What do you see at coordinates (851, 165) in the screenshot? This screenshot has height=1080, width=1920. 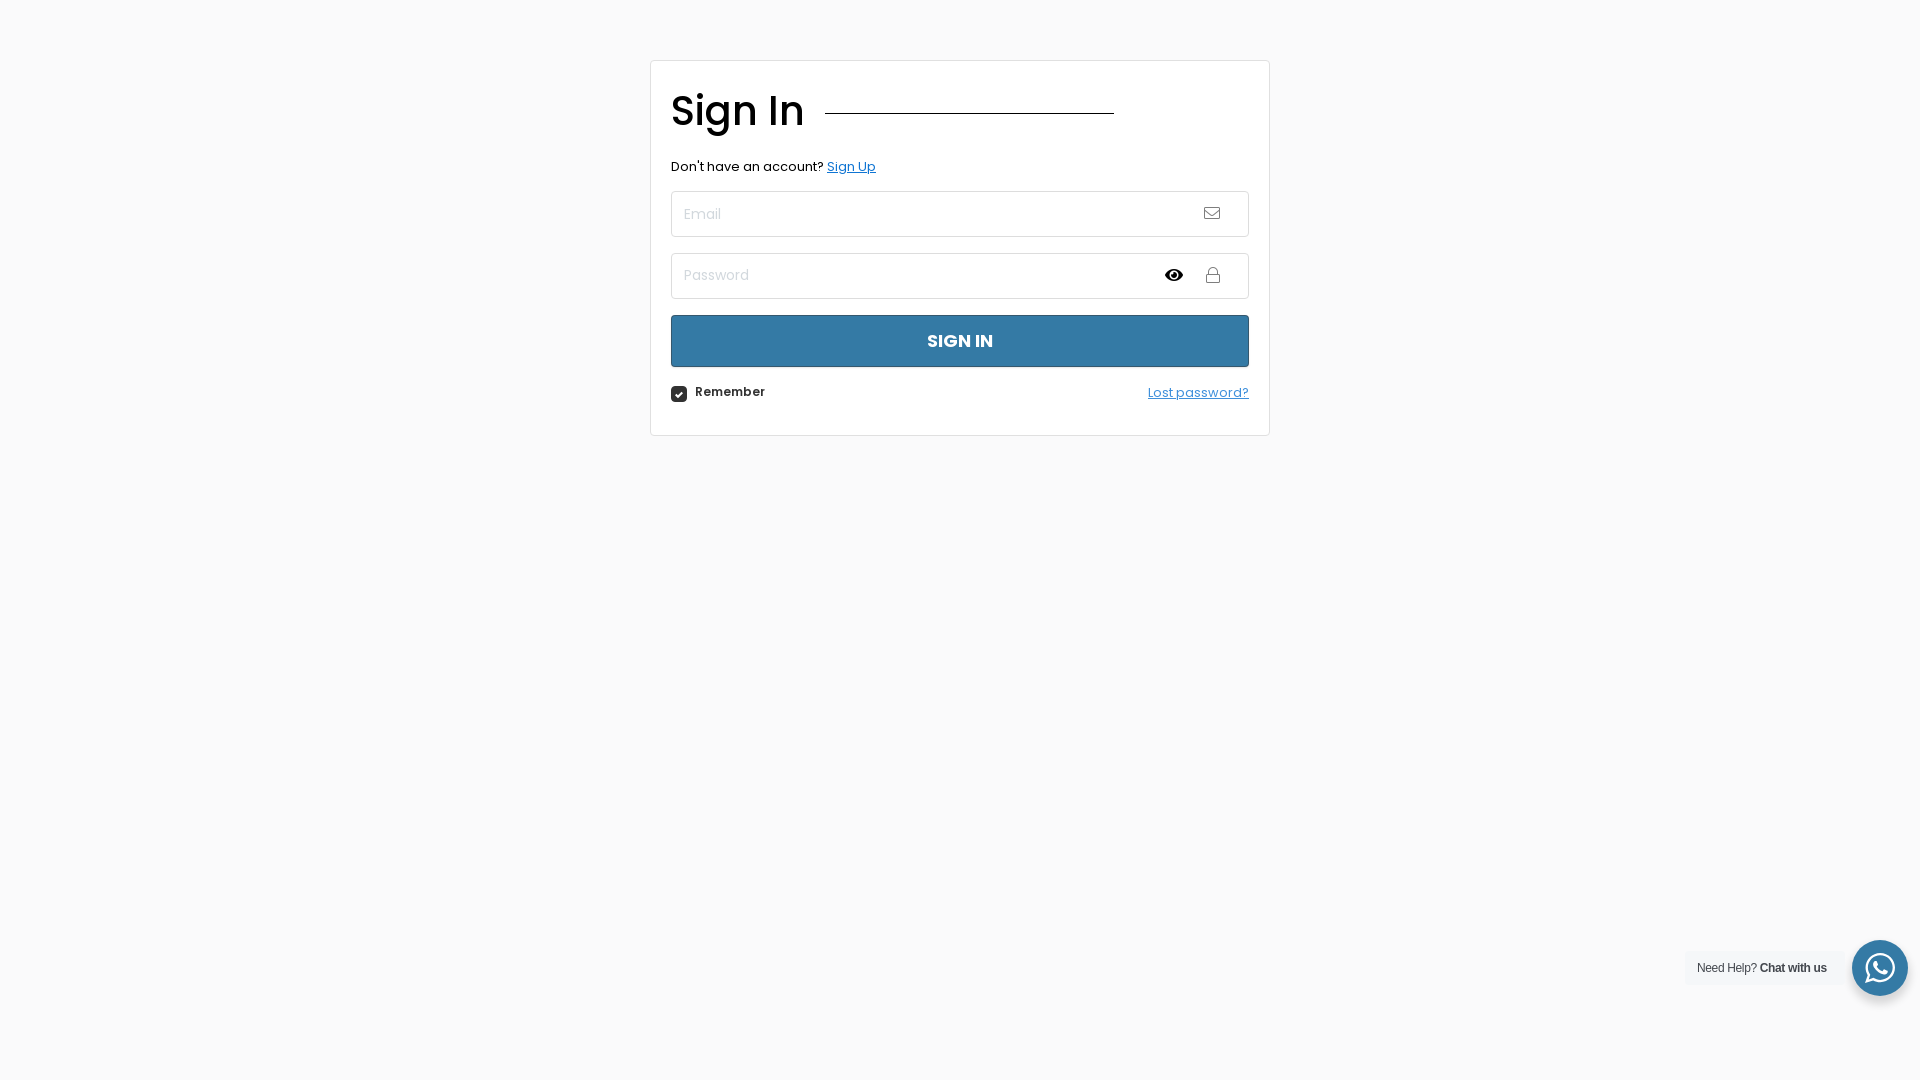 I see `'Sign Up'` at bounding box center [851, 165].